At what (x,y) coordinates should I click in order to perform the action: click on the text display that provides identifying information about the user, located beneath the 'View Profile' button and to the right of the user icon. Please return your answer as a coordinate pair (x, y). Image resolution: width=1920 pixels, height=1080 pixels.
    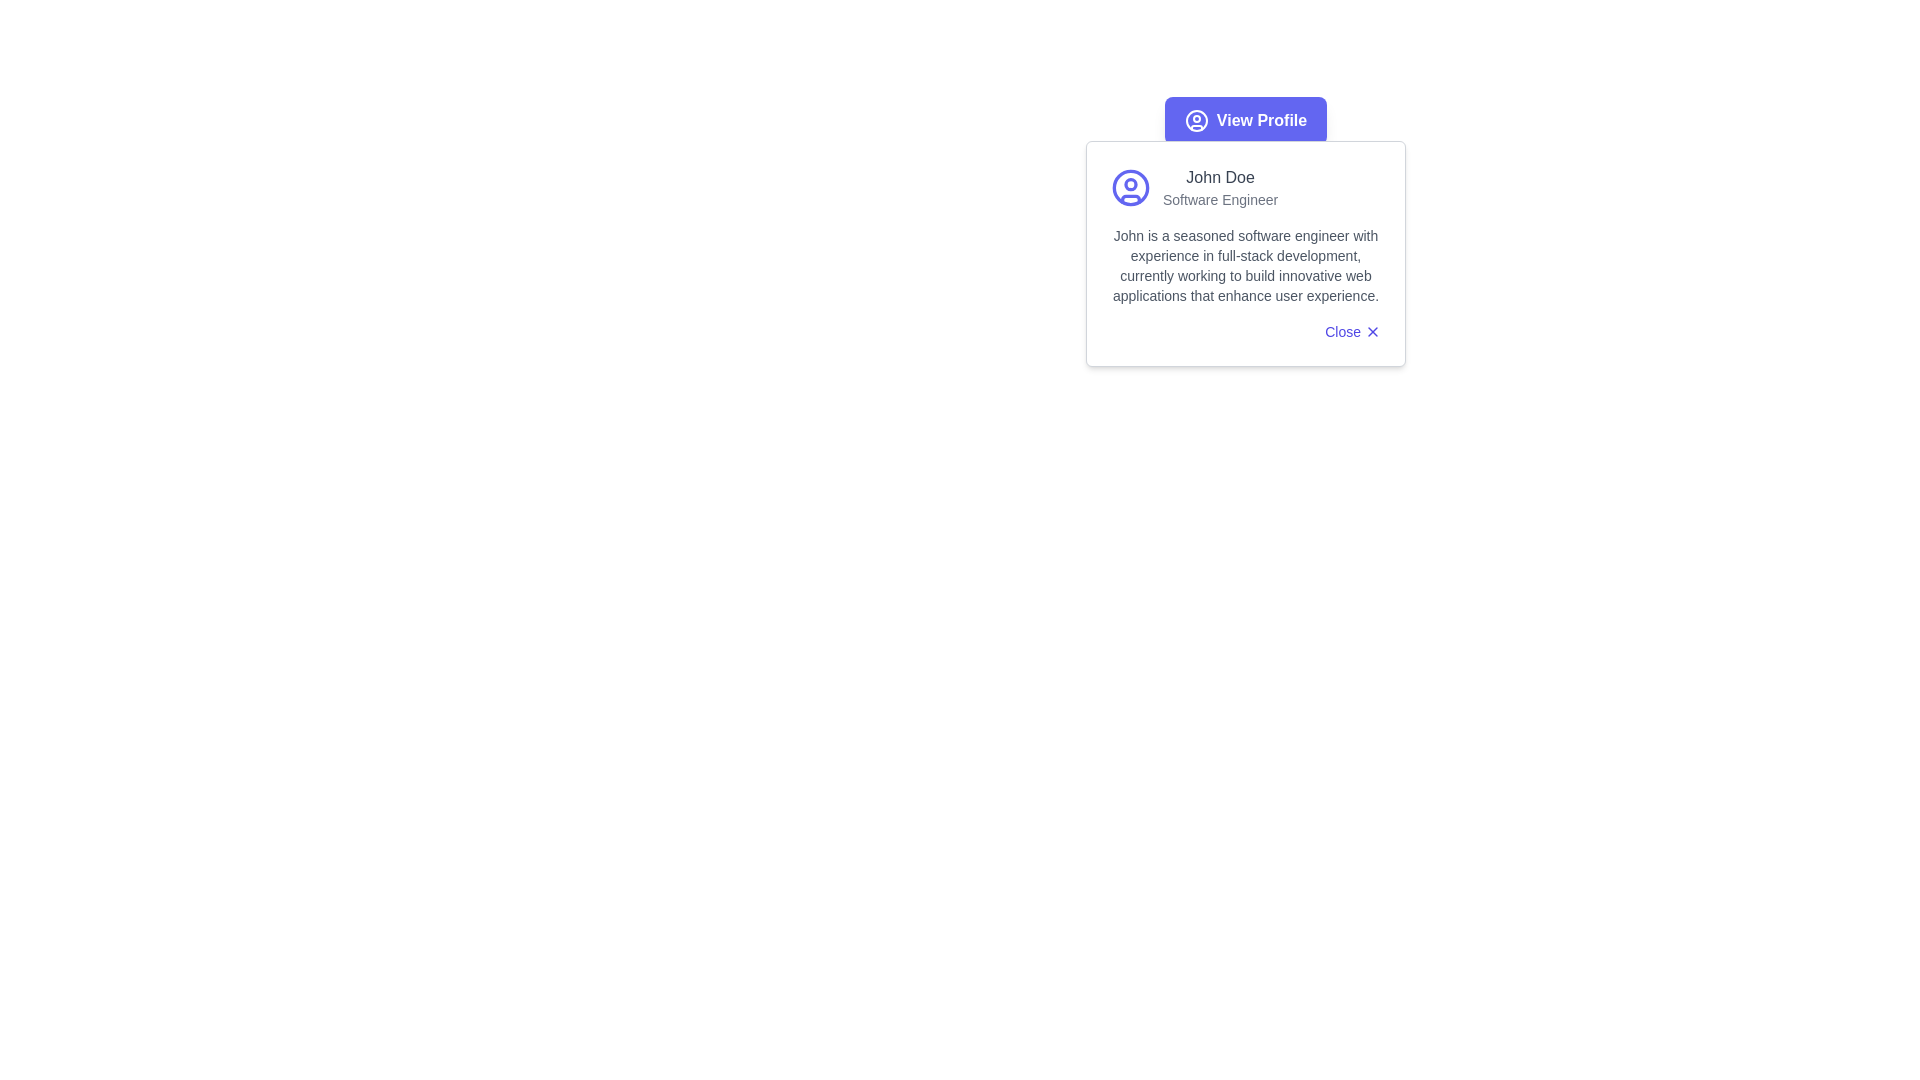
    Looking at the image, I should click on (1219, 188).